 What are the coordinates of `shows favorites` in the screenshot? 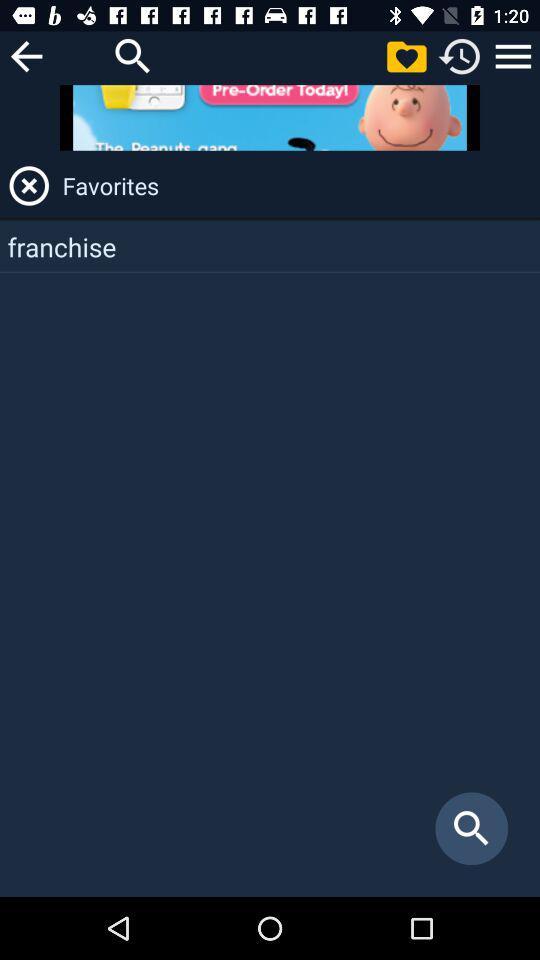 It's located at (405, 55).